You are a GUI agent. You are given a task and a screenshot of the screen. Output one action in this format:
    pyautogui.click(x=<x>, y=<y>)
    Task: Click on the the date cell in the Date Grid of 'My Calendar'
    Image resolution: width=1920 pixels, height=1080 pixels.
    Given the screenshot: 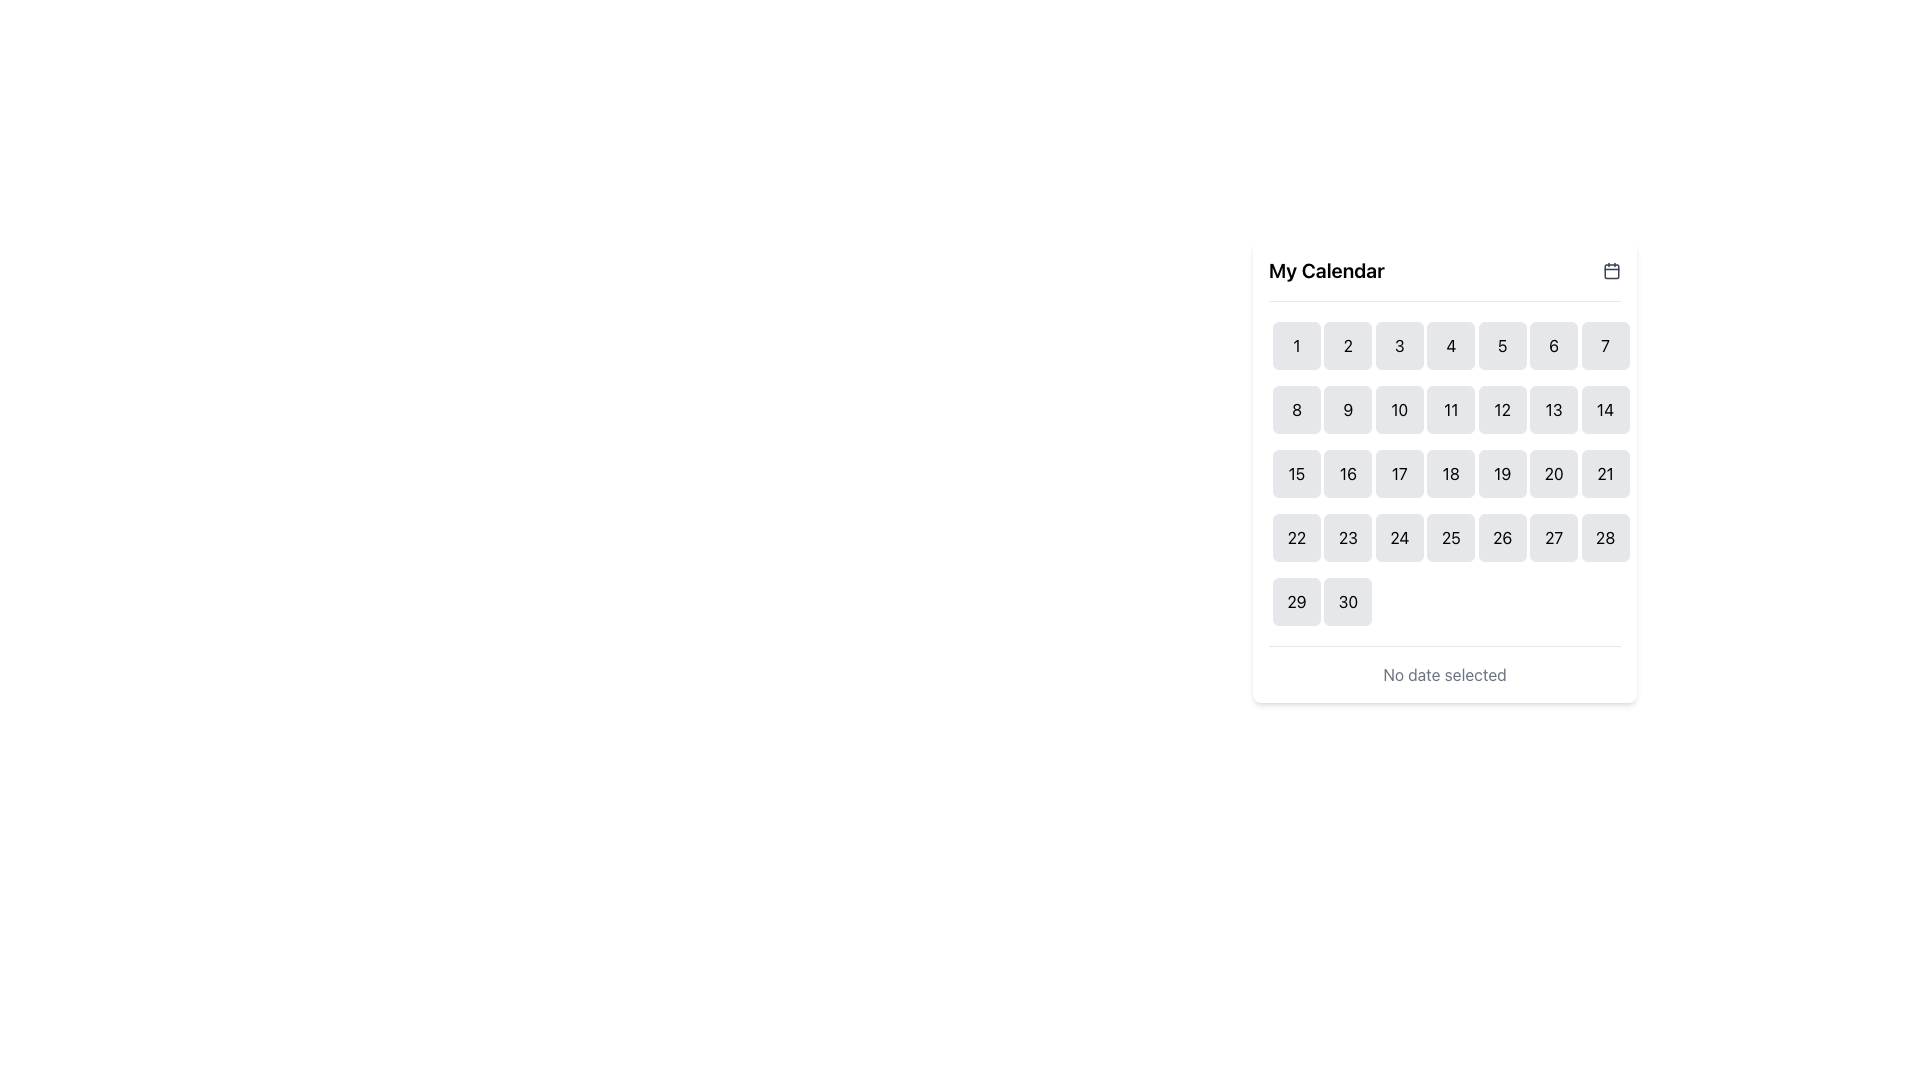 What is the action you would take?
    pyautogui.click(x=1444, y=474)
    